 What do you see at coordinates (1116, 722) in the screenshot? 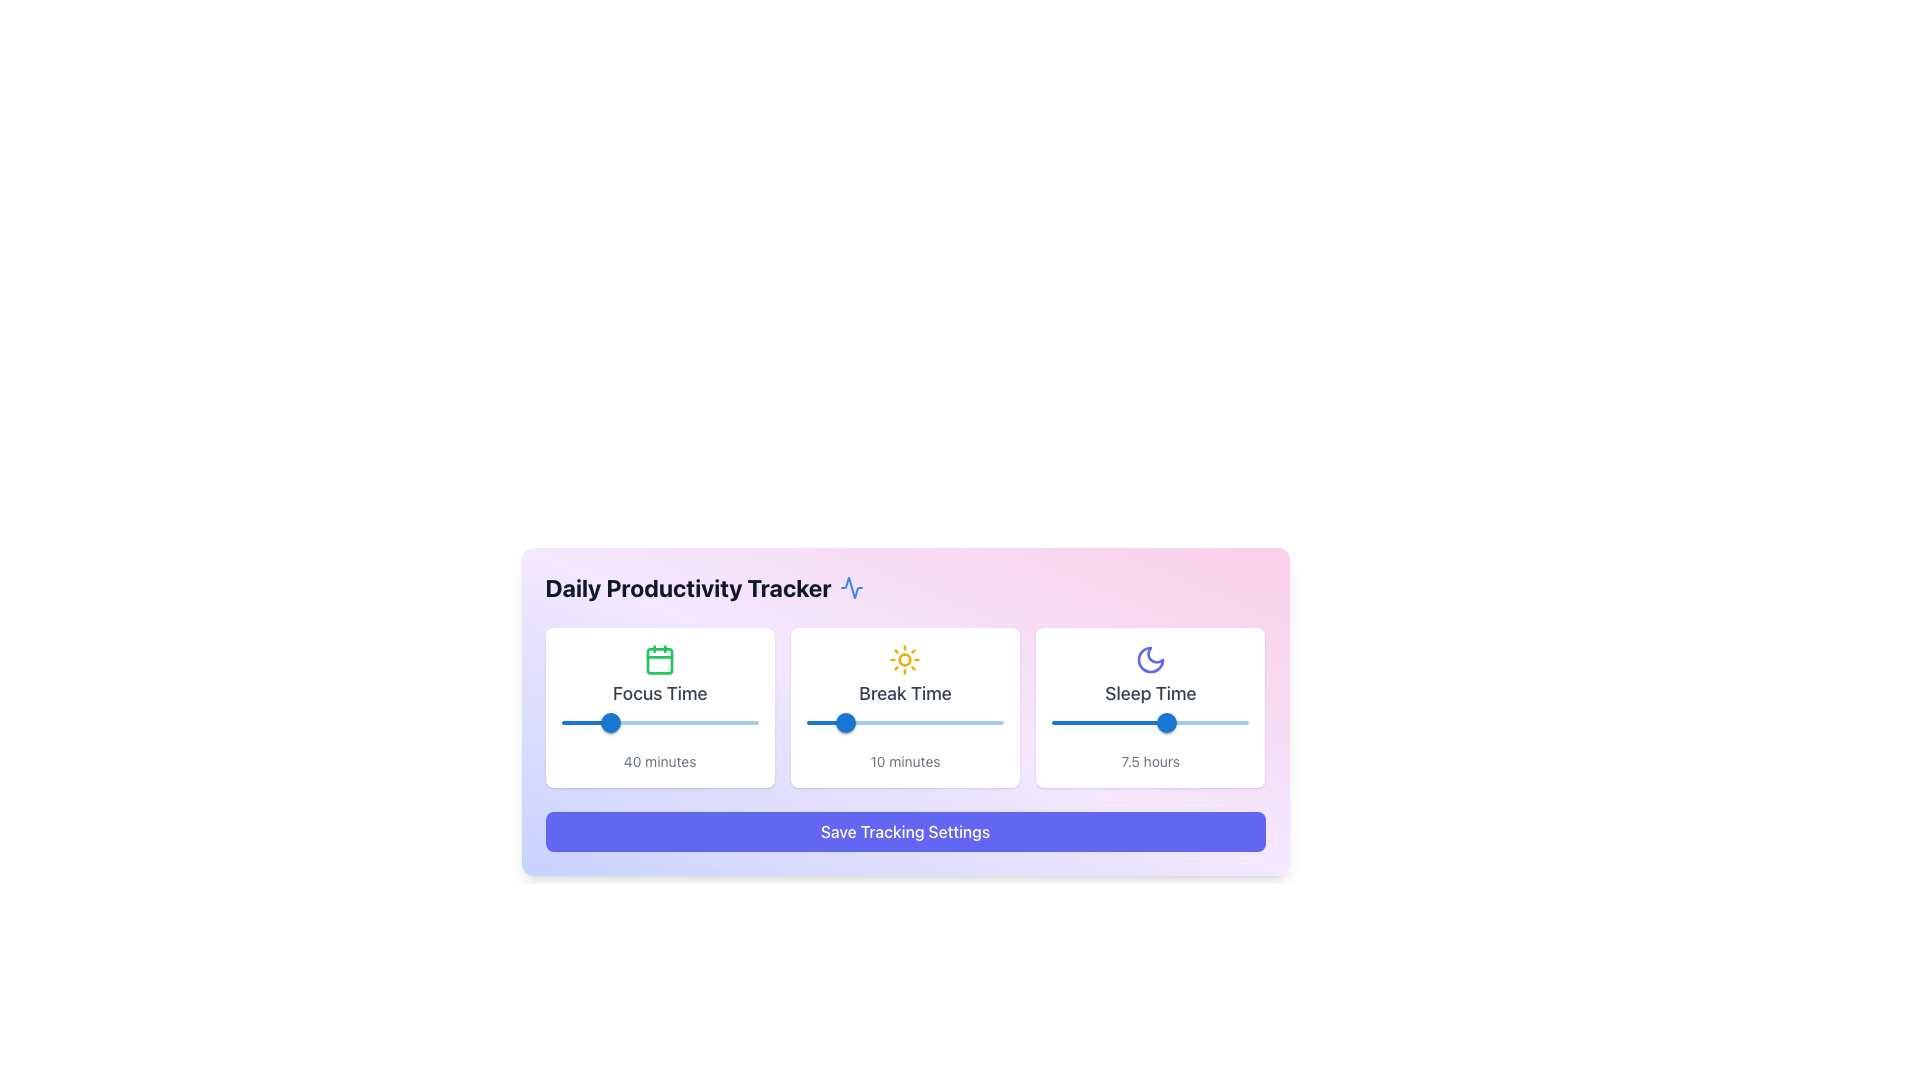
I see `the sleep time slider` at bounding box center [1116, 722].